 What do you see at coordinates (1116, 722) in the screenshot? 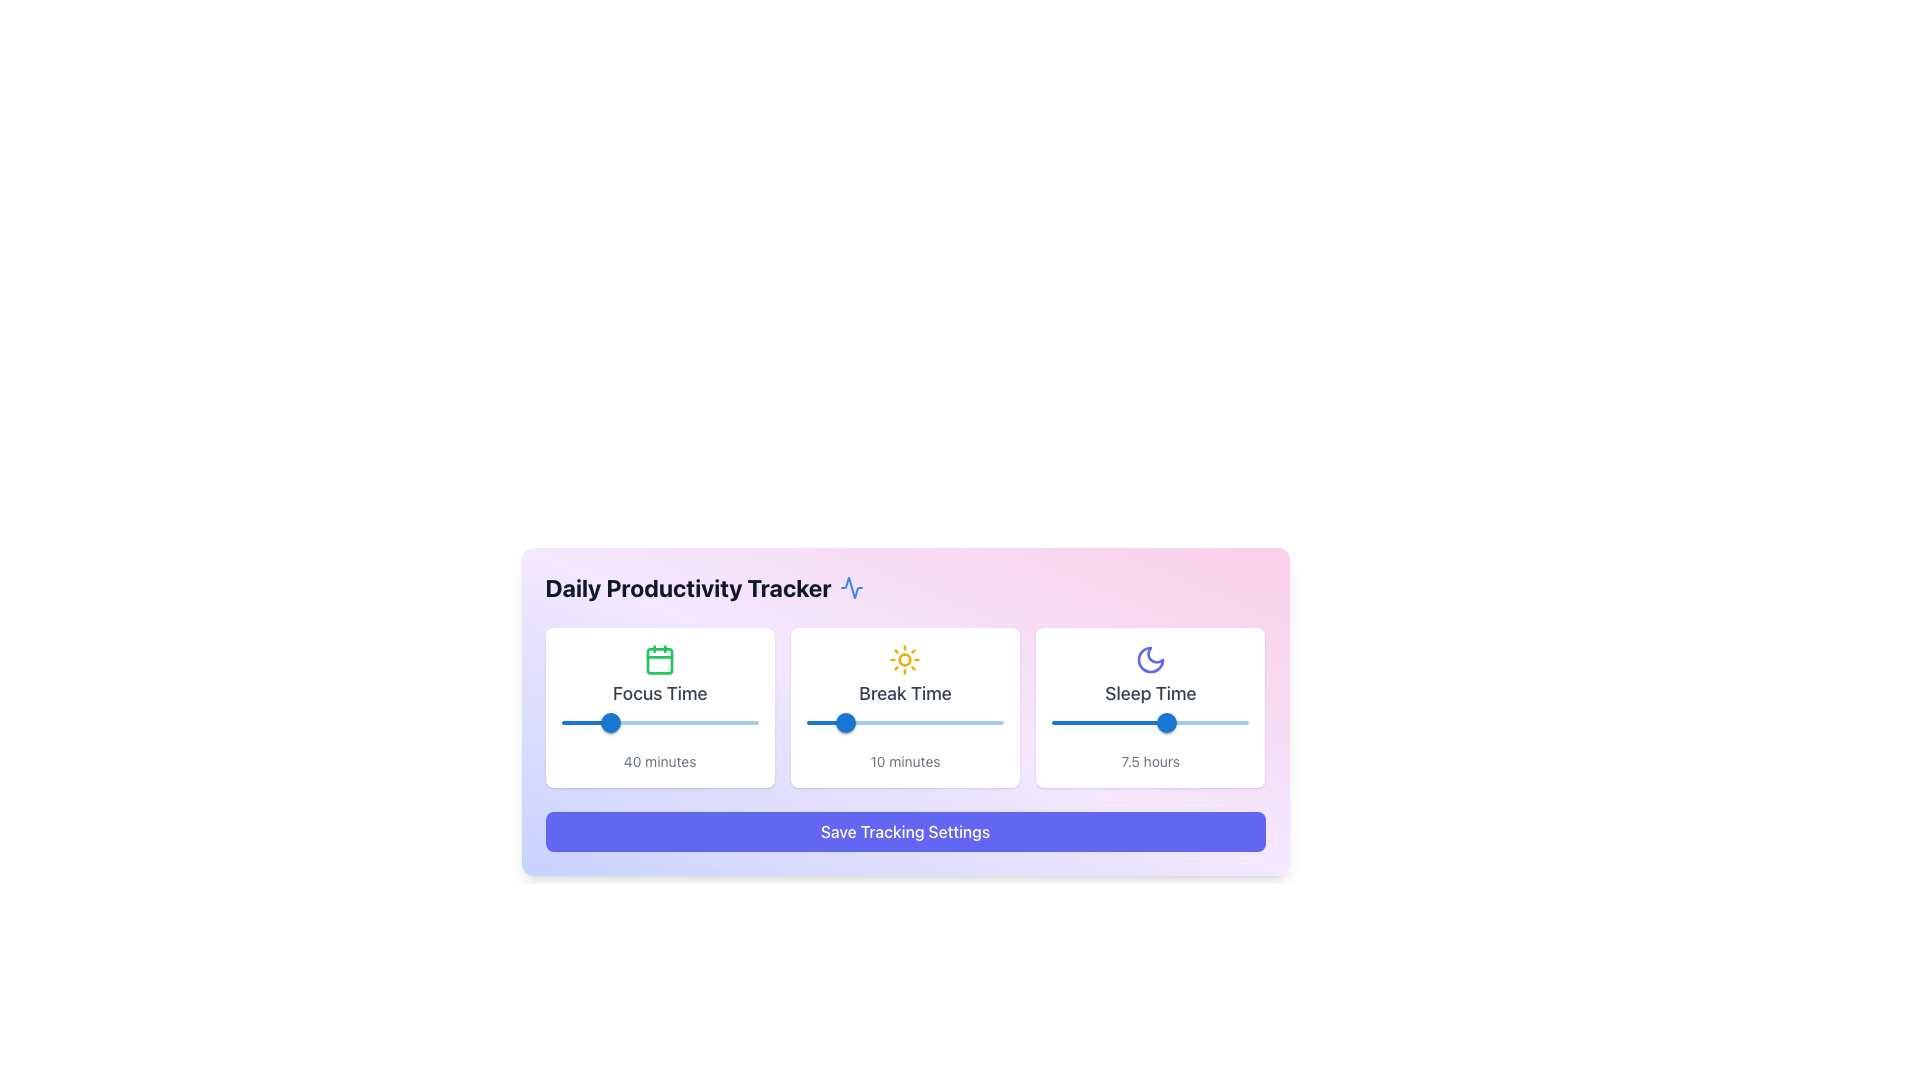
I see `the sleep time slider` at bounding box center [1116, 722].